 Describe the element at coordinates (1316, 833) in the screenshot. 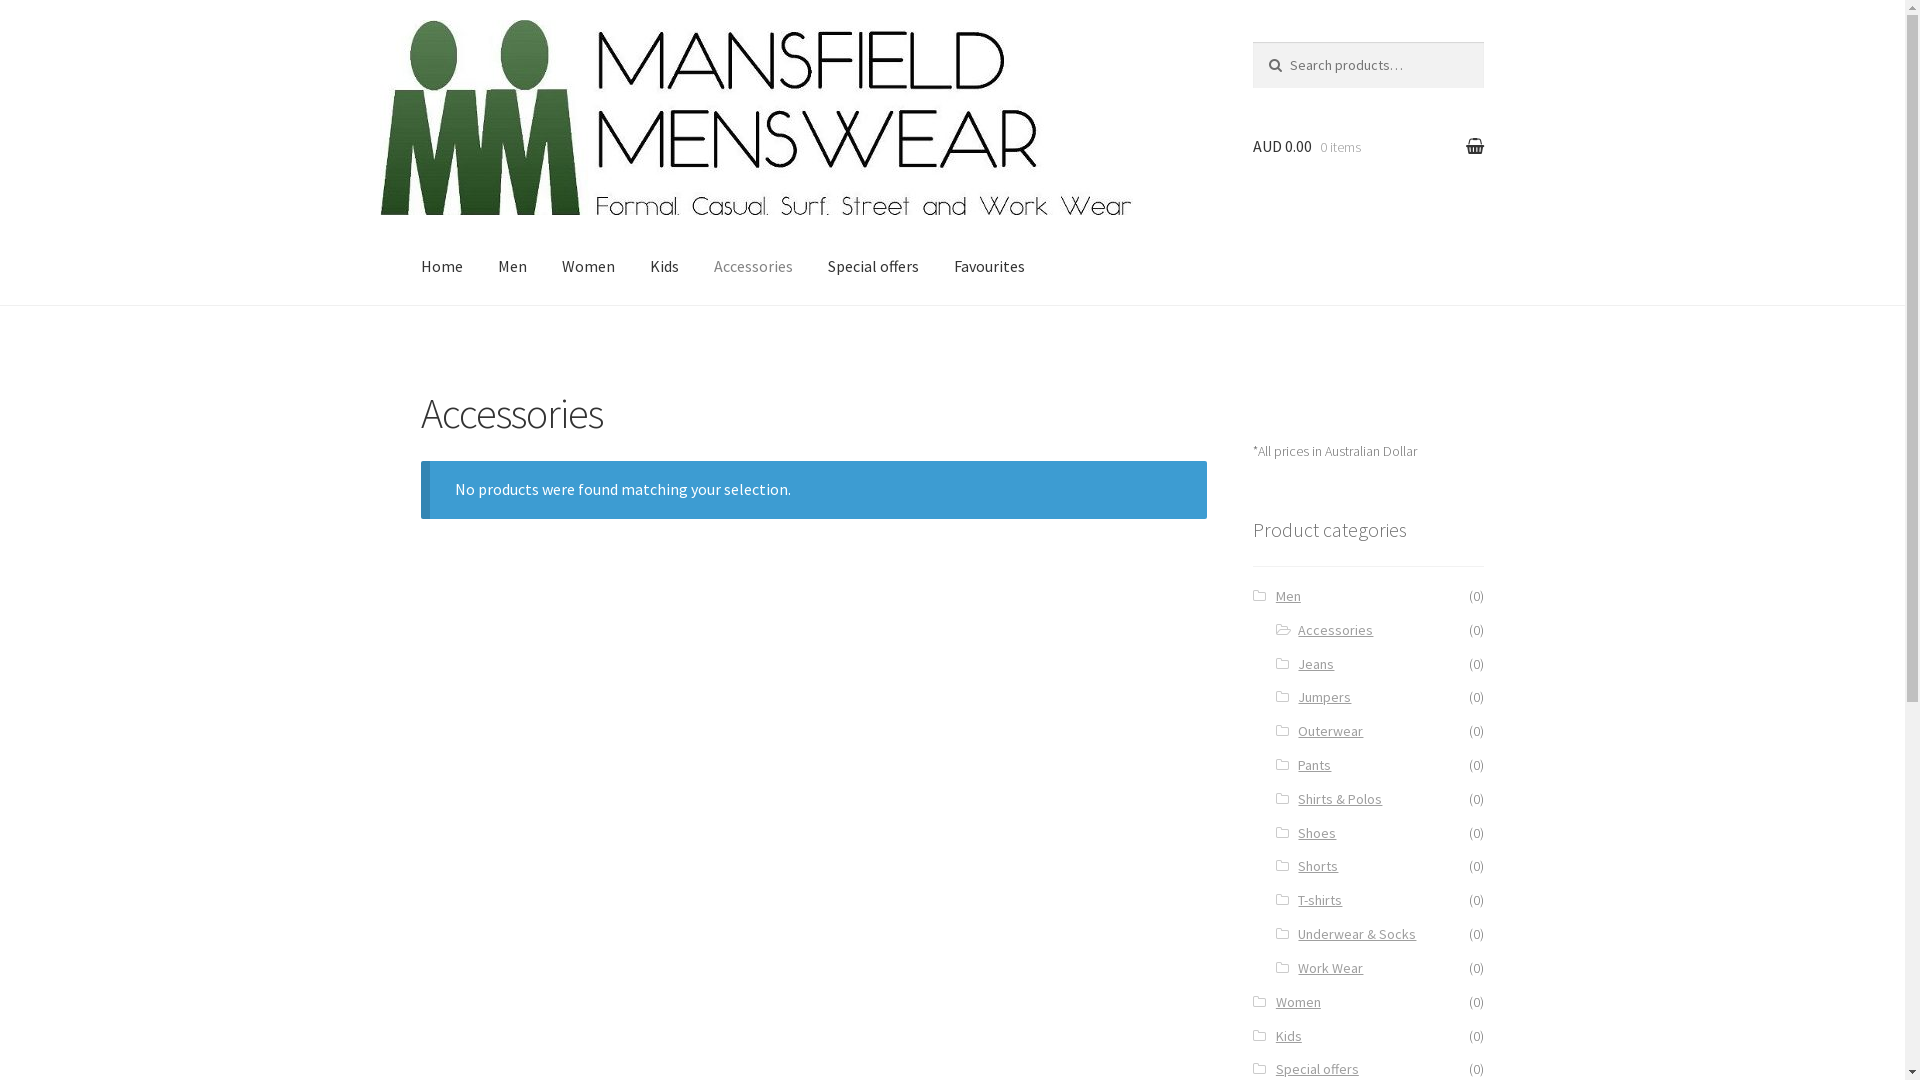

I see `'Shoes'` at that location.